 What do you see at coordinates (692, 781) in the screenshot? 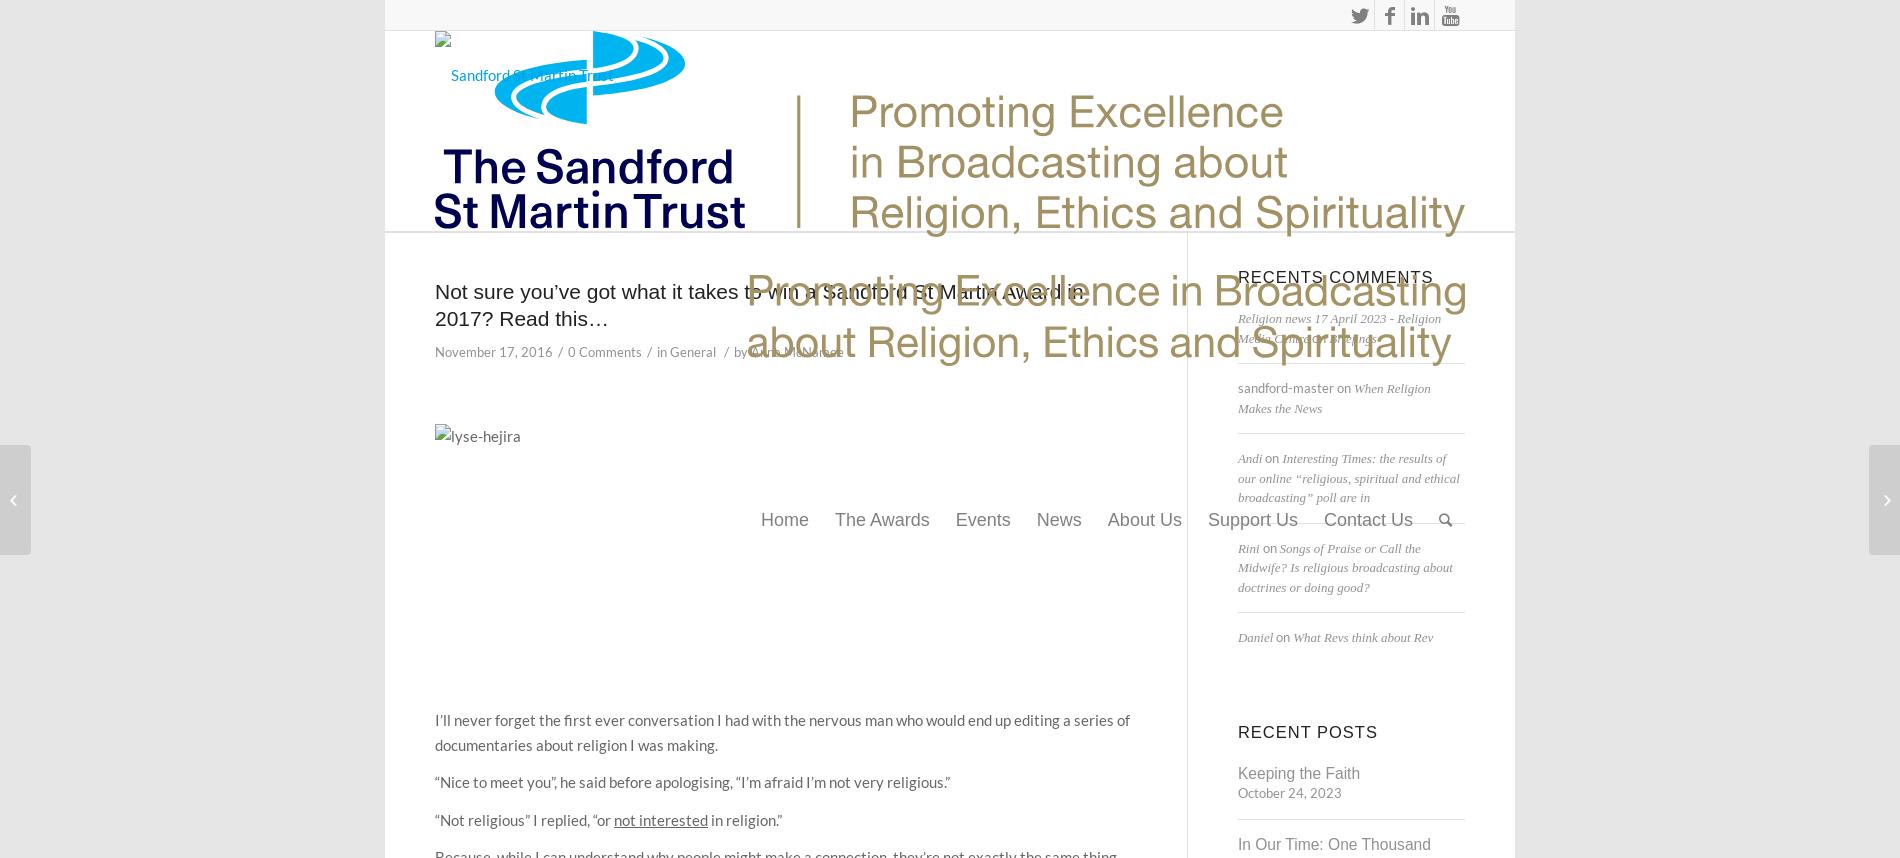
I see `'“Nice to meet you”, he said before apologising, “I’m afraid I’m not very religious.”'` at bounding box center [692, 781].